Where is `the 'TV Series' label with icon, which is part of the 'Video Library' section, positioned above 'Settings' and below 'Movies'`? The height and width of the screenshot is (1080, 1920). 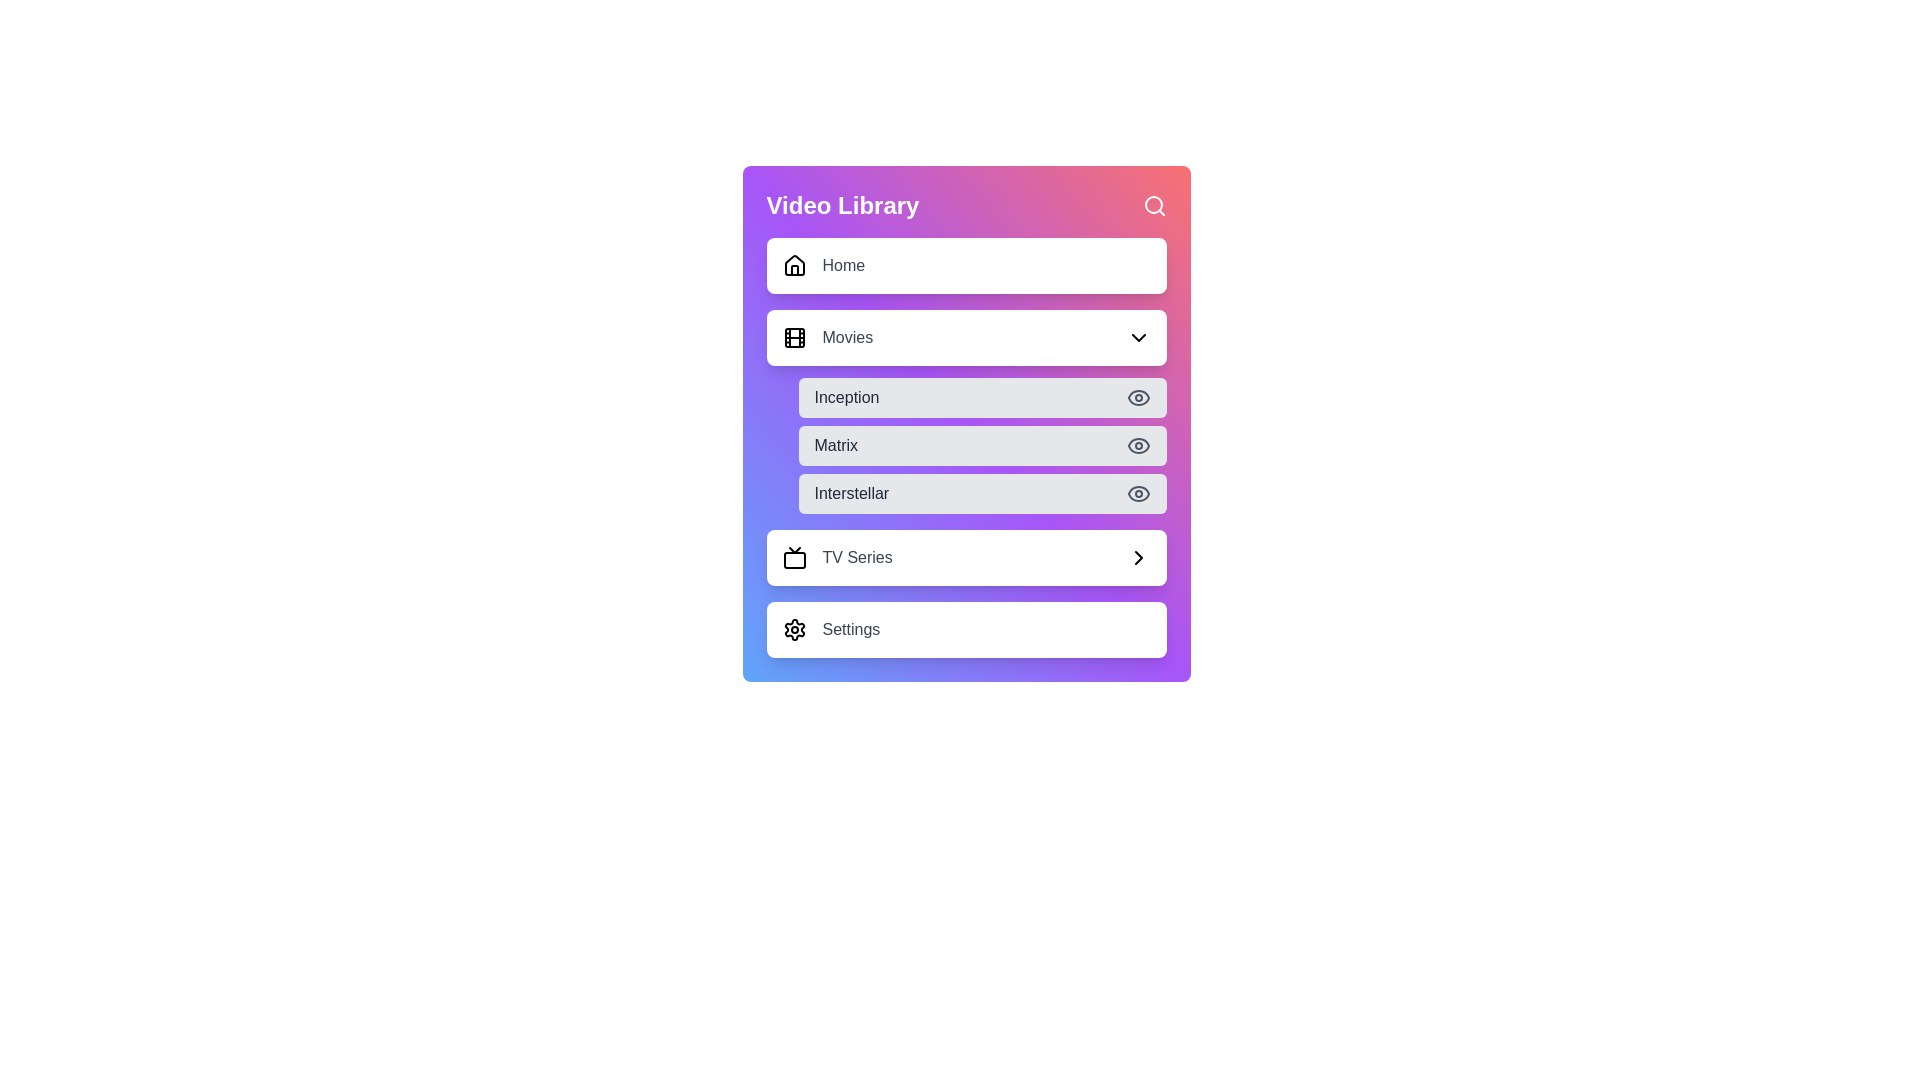
the 'TV Series' label with icon, which is part of the 'Video Library' section, positioned above 'Settings' and below 'Movies' is located at coordinates (837, 558).